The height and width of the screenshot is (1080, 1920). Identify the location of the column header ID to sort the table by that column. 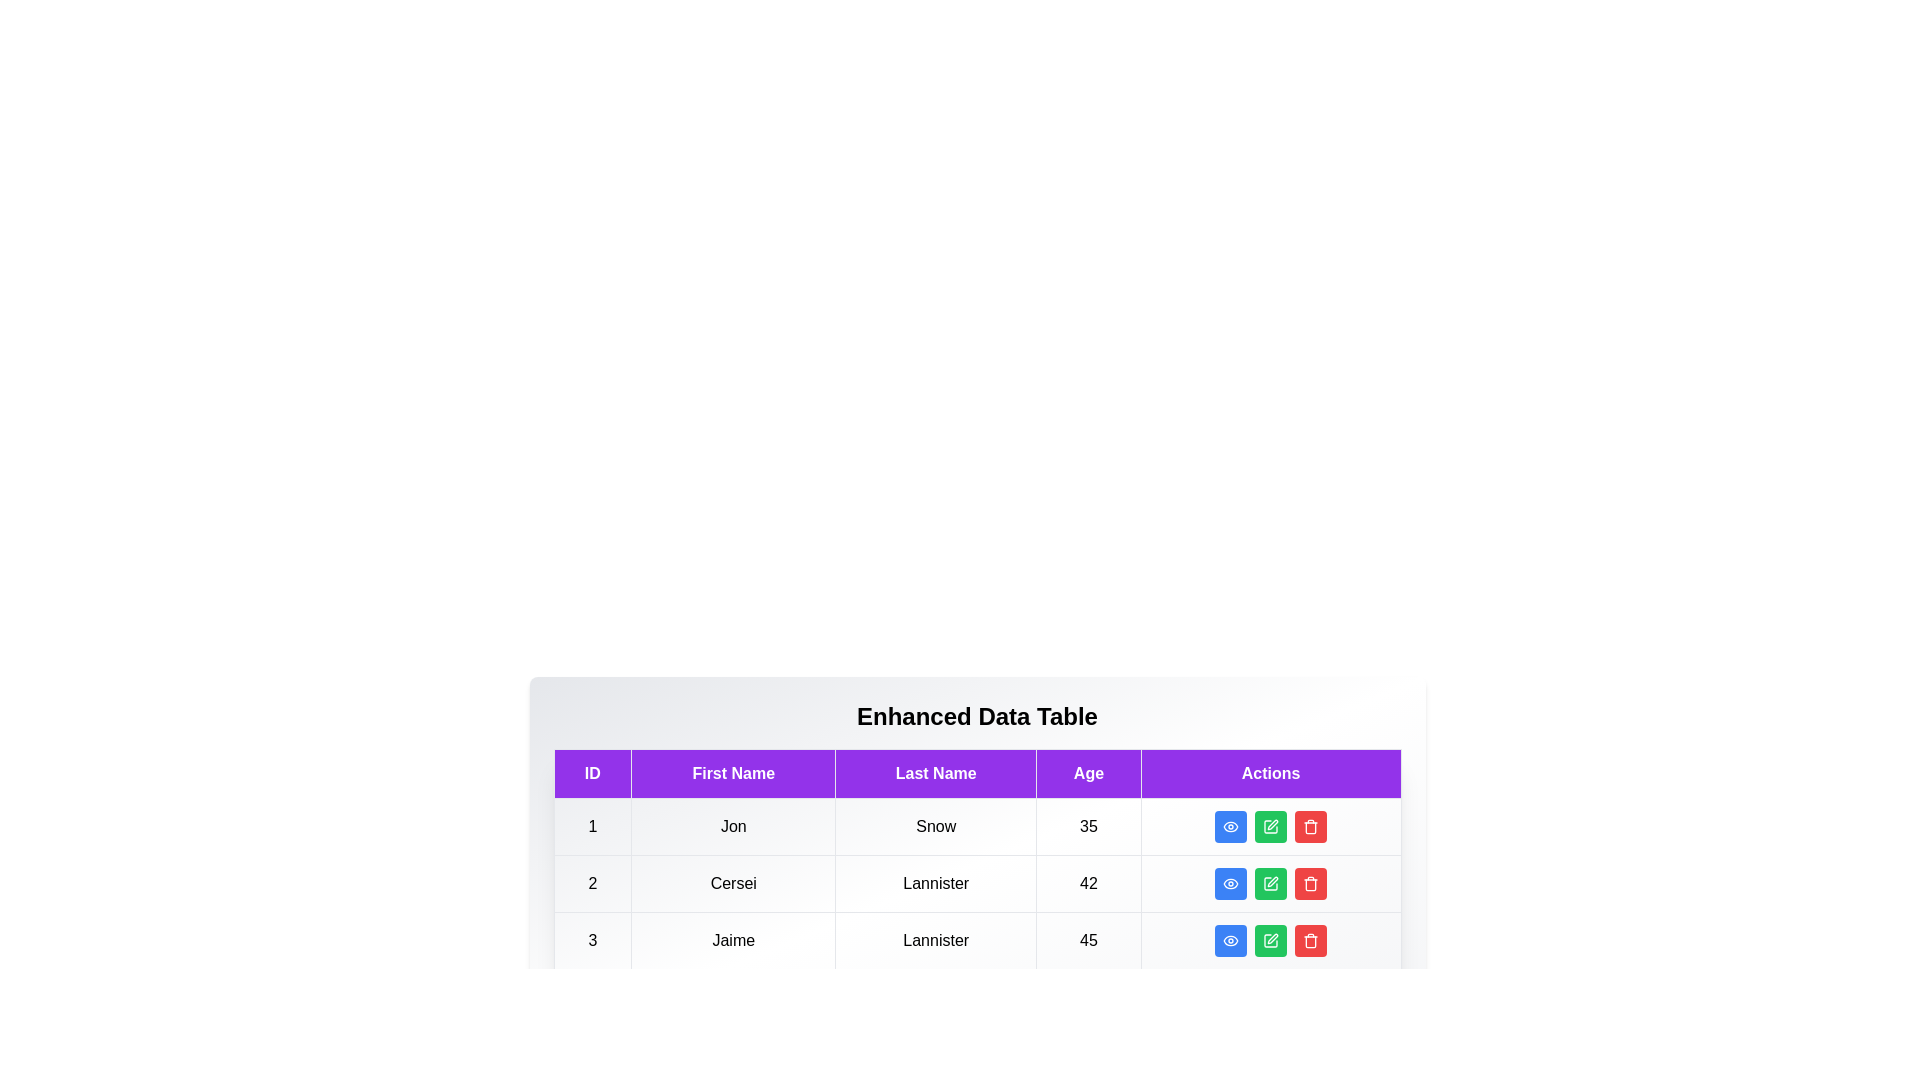
(591, 773).